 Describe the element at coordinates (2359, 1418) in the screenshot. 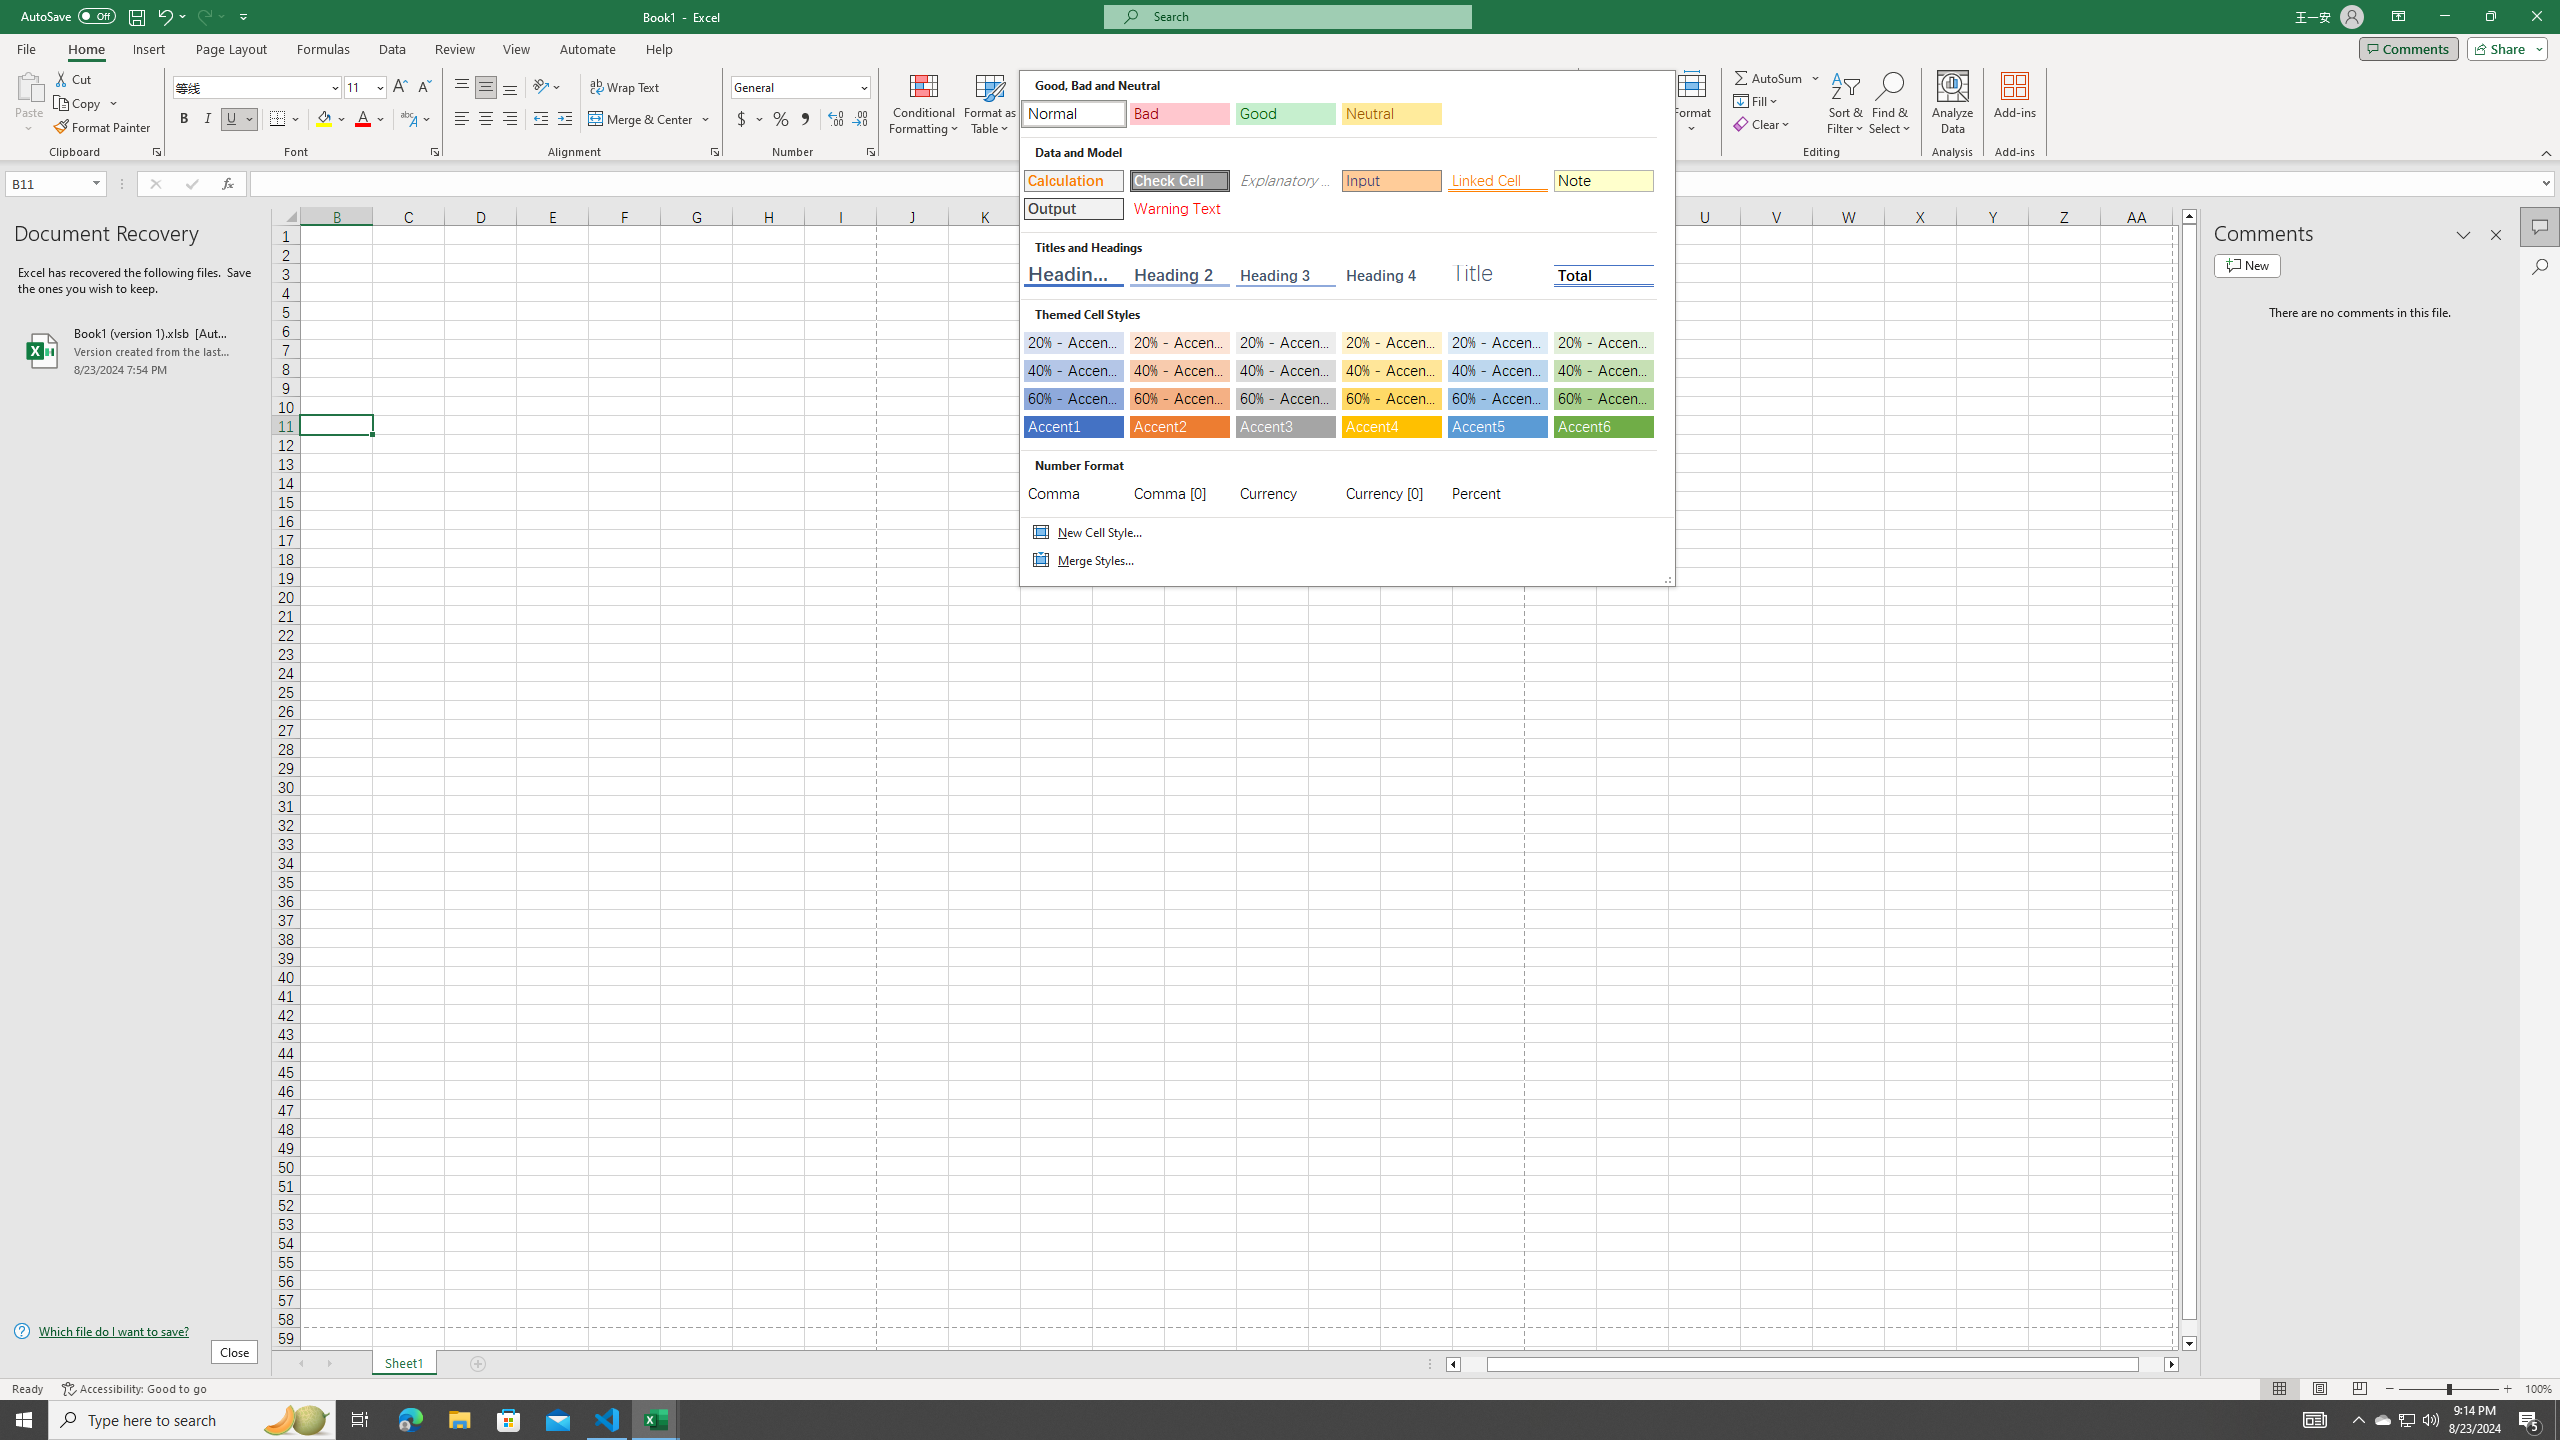

I see `'Notification Chevron'` at that location.